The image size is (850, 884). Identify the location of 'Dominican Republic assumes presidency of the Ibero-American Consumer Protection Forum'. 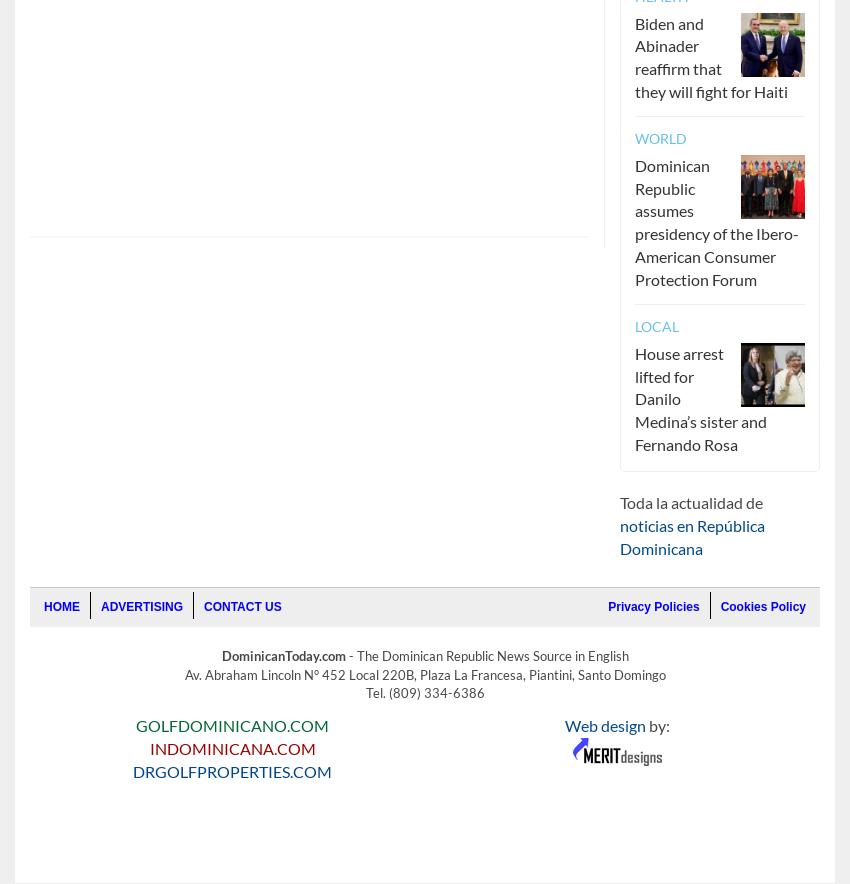
(715, 221).